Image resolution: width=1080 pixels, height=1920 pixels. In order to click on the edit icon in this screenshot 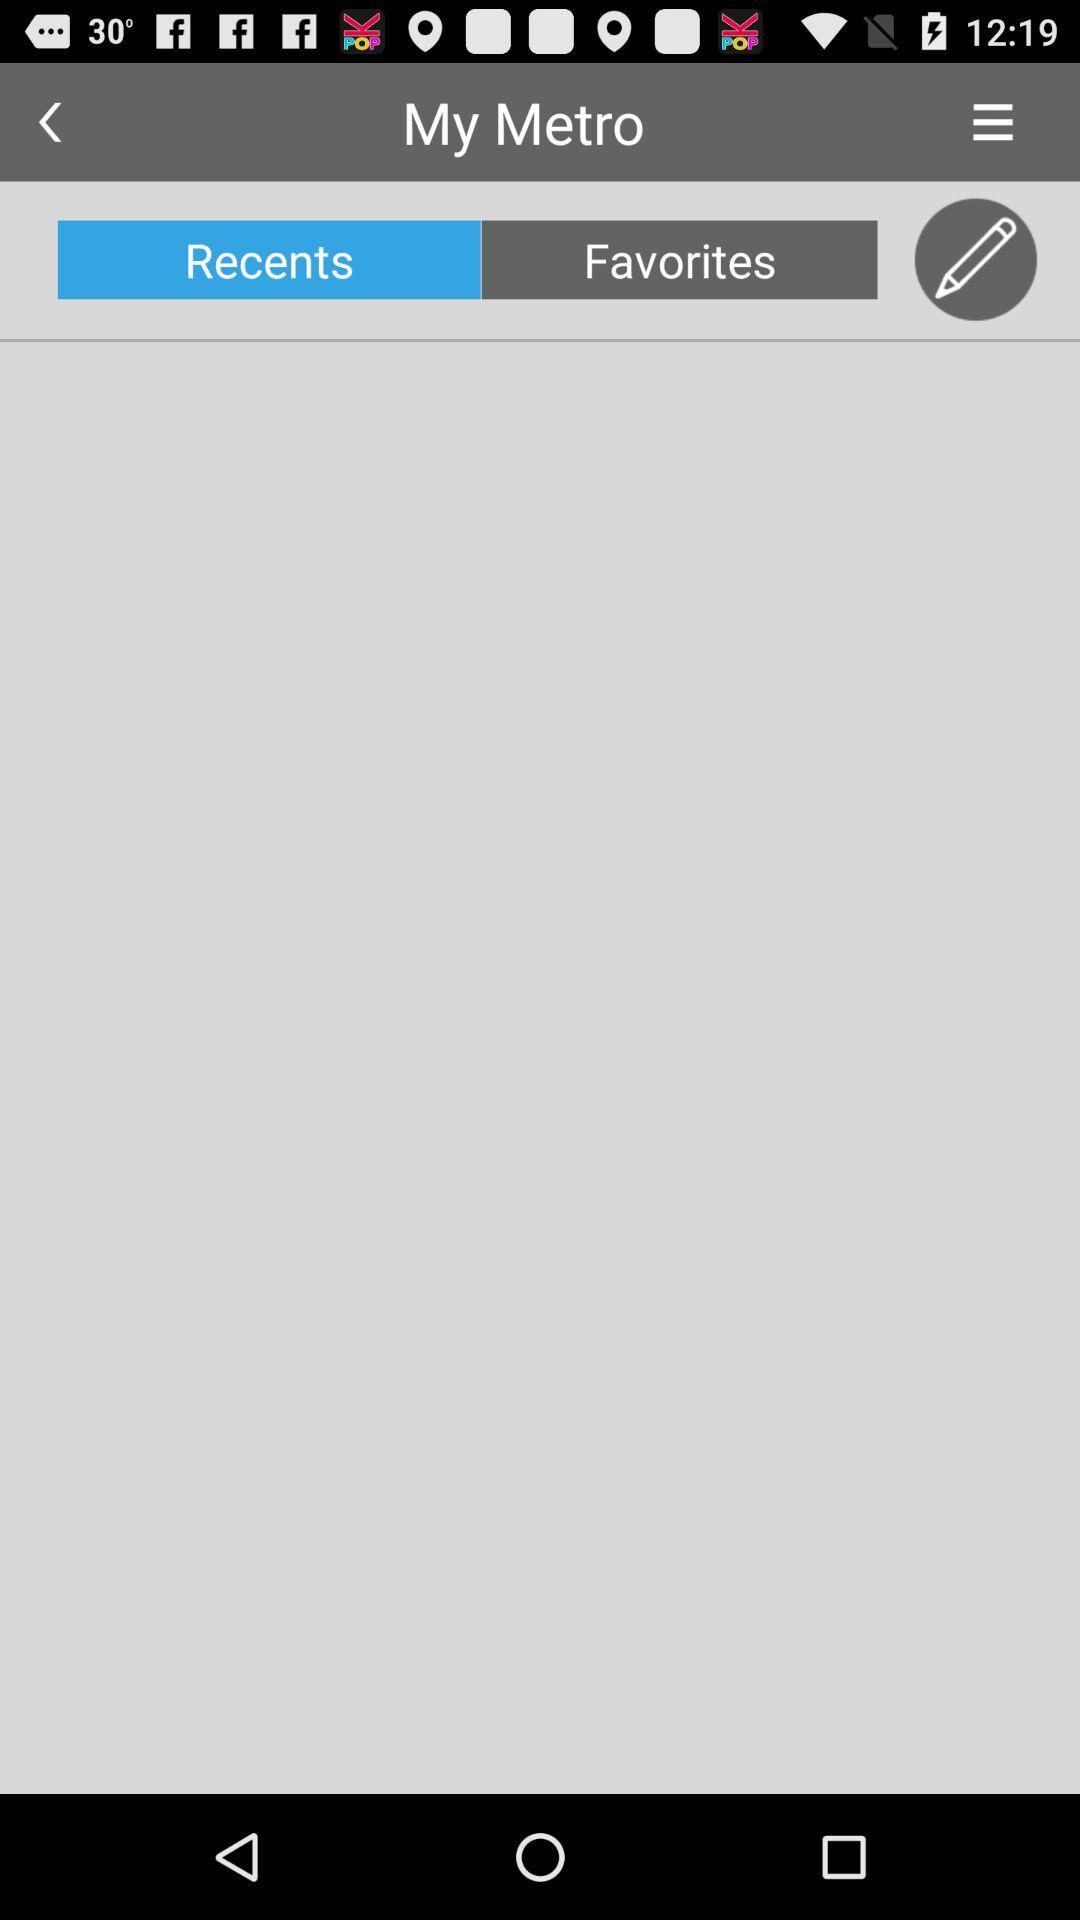, I will do `click(975, 277)`.